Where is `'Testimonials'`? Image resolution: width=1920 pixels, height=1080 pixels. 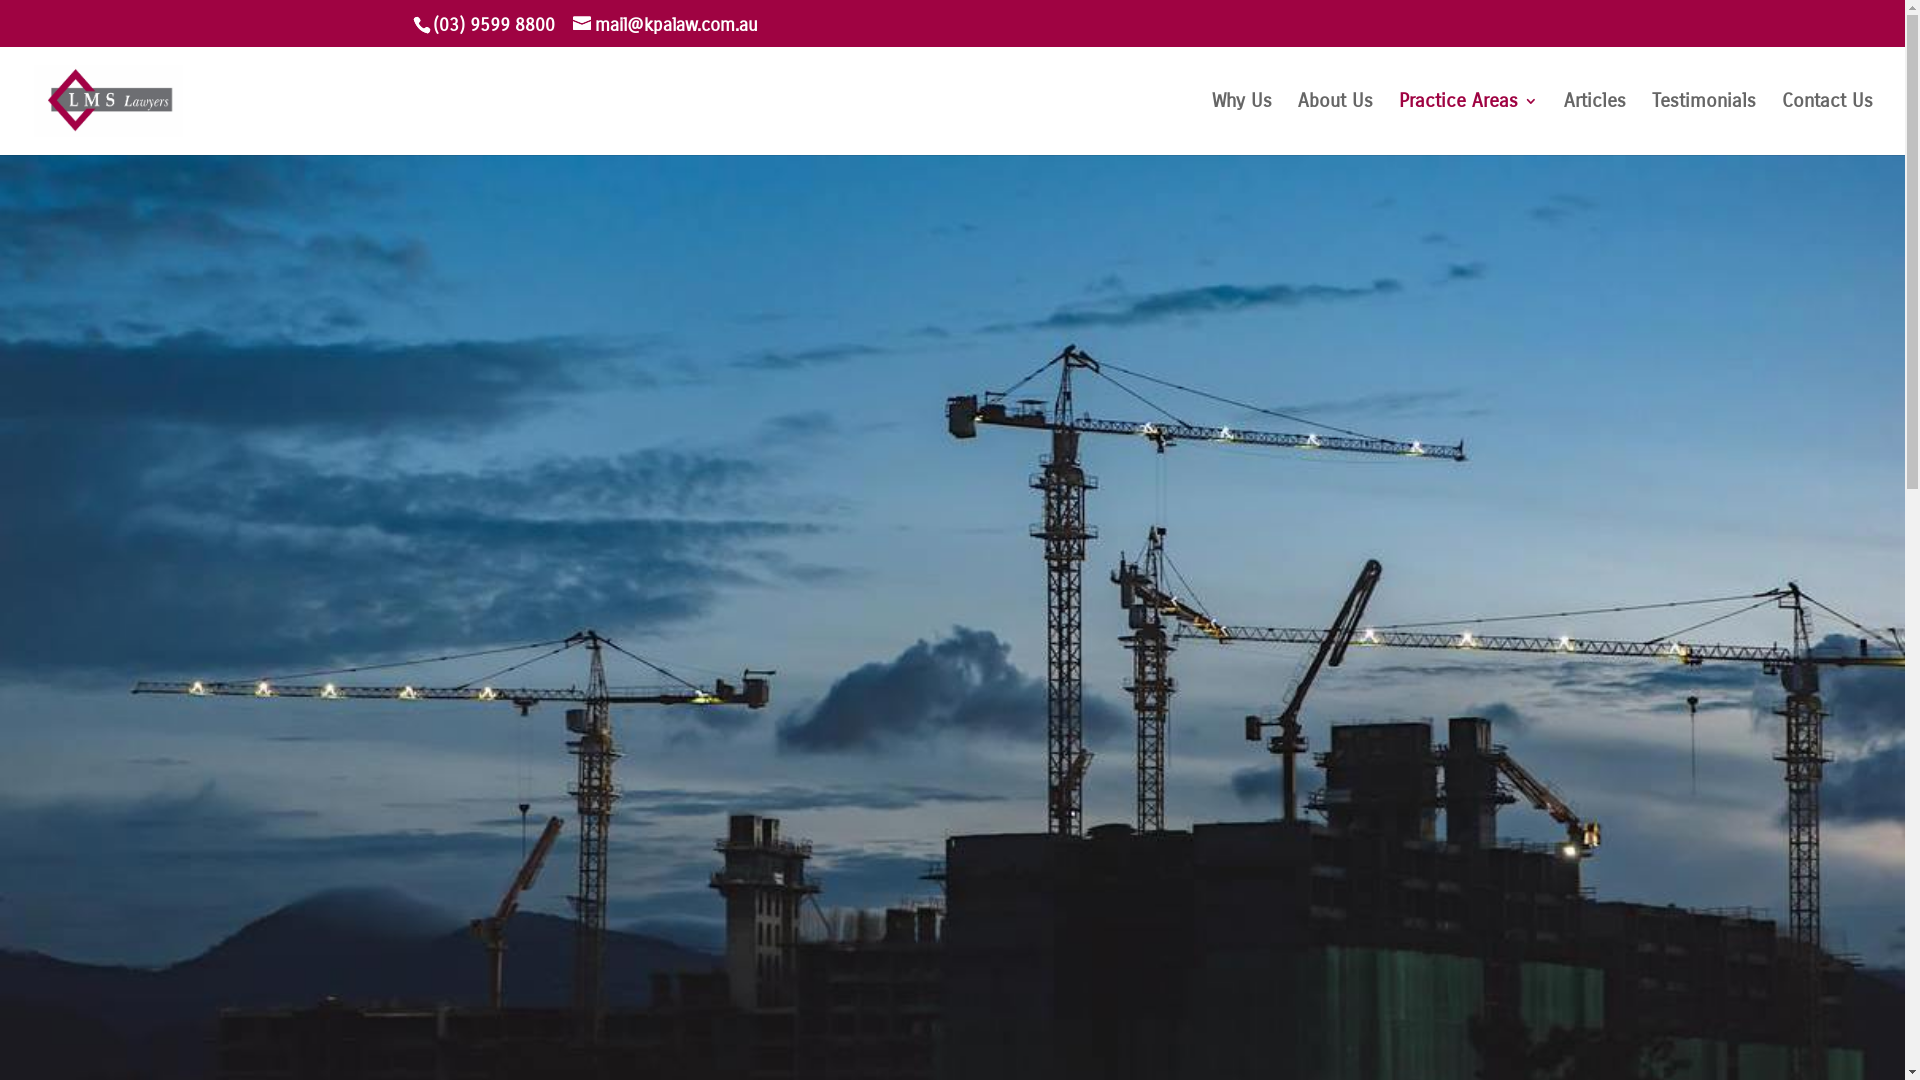
'Testimonials' is located at coordinates (1651, 124).